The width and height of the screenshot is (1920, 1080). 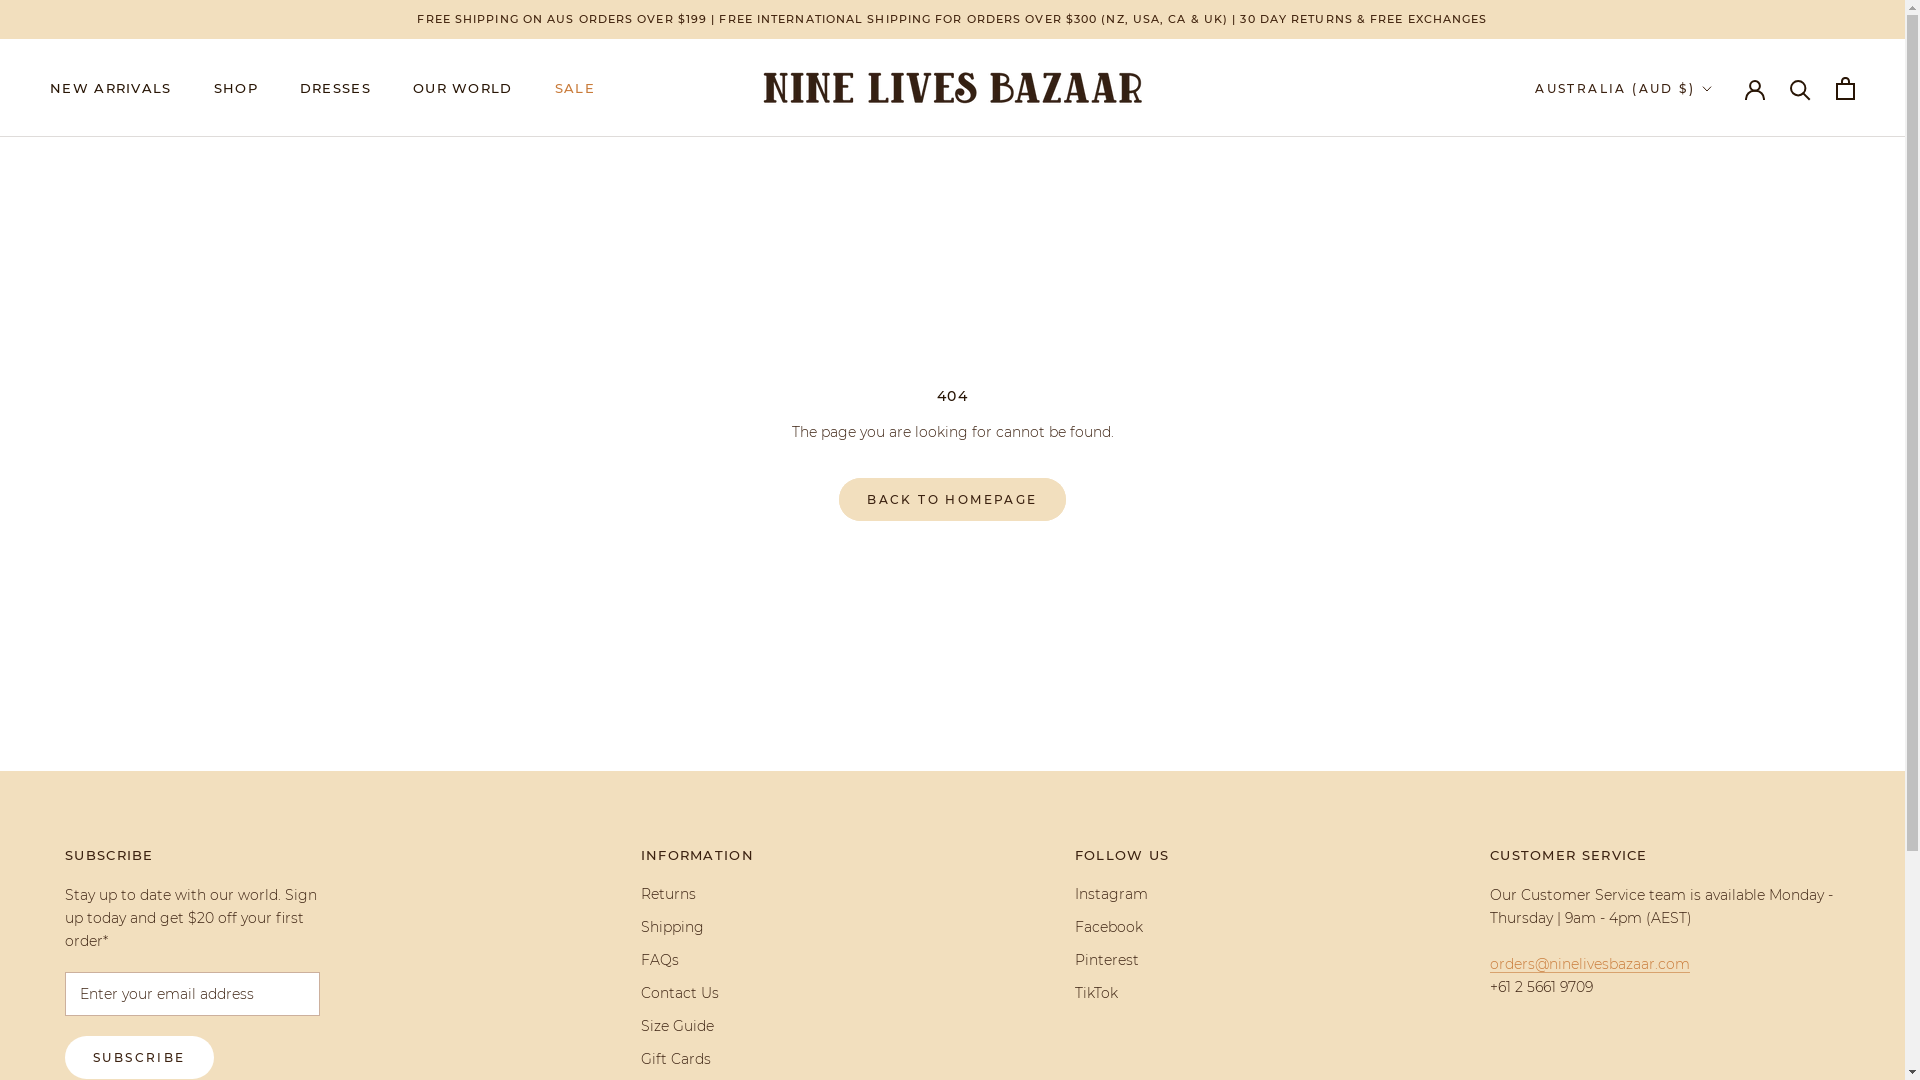 What do you see at coordinates (461, 87) in the screenshot?
I see `'OUR WORLD'` at bounding box center [461, 87].